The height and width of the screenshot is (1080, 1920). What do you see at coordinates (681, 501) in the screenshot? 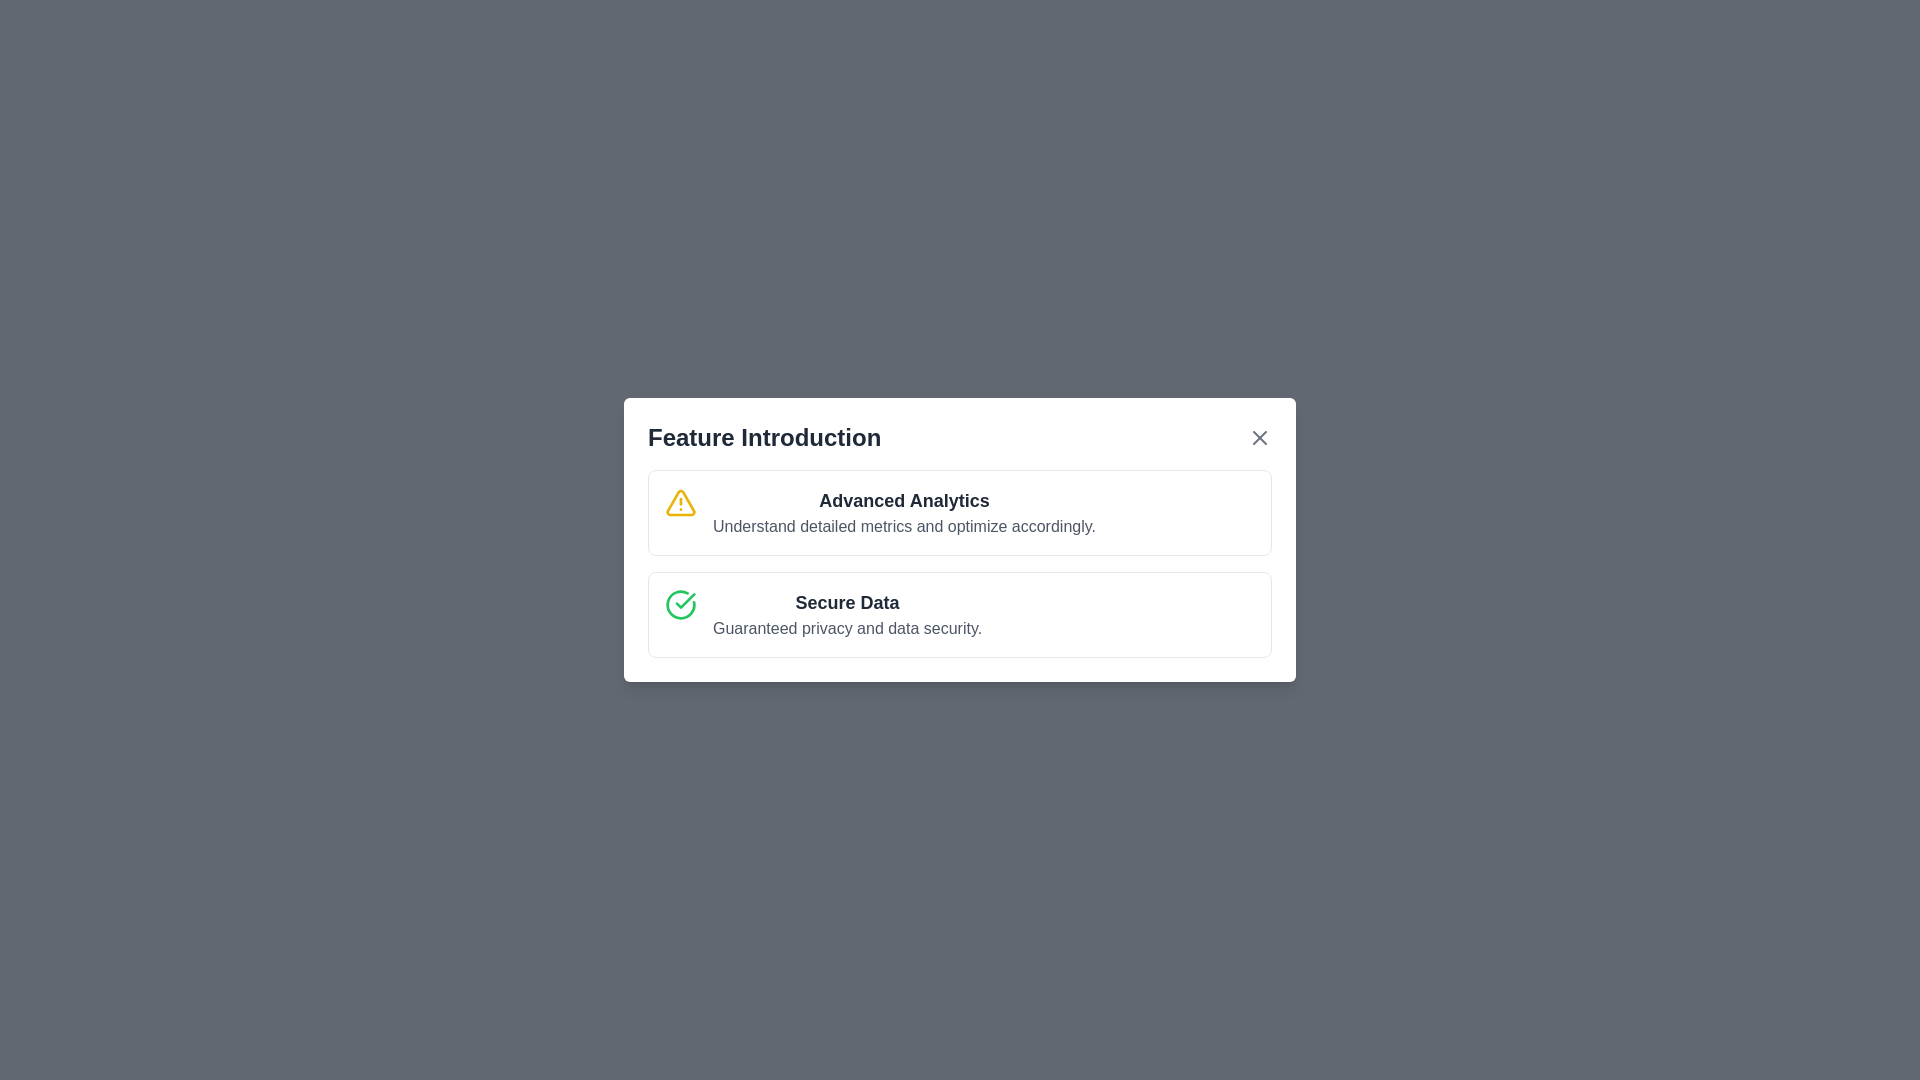
I see `the warning icon for the 'Advanced Analytics' feature, which is located within the card on the left side of the text 'Advanced Analytics'` at bounding box center [681, 501].